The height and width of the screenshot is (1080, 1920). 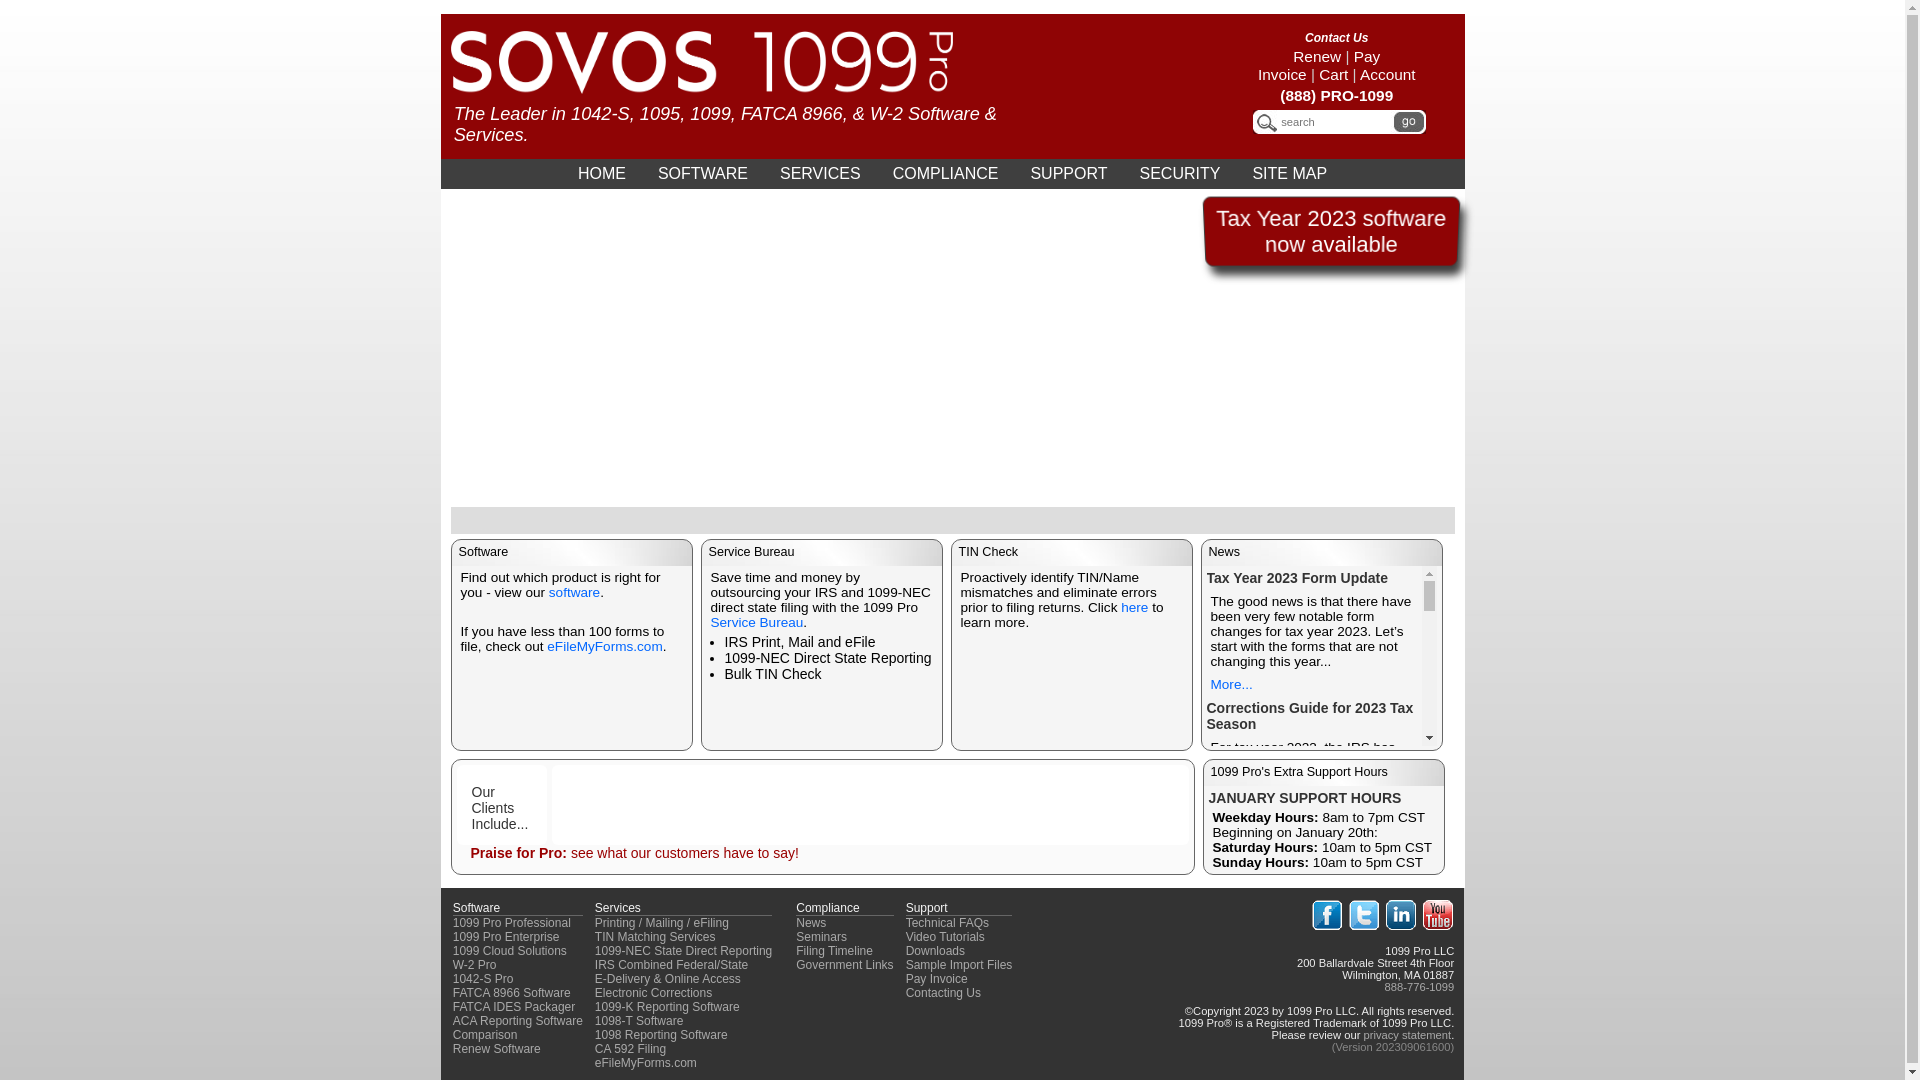 I want to click on 'Service Bureau', so click(x=755, y=621).